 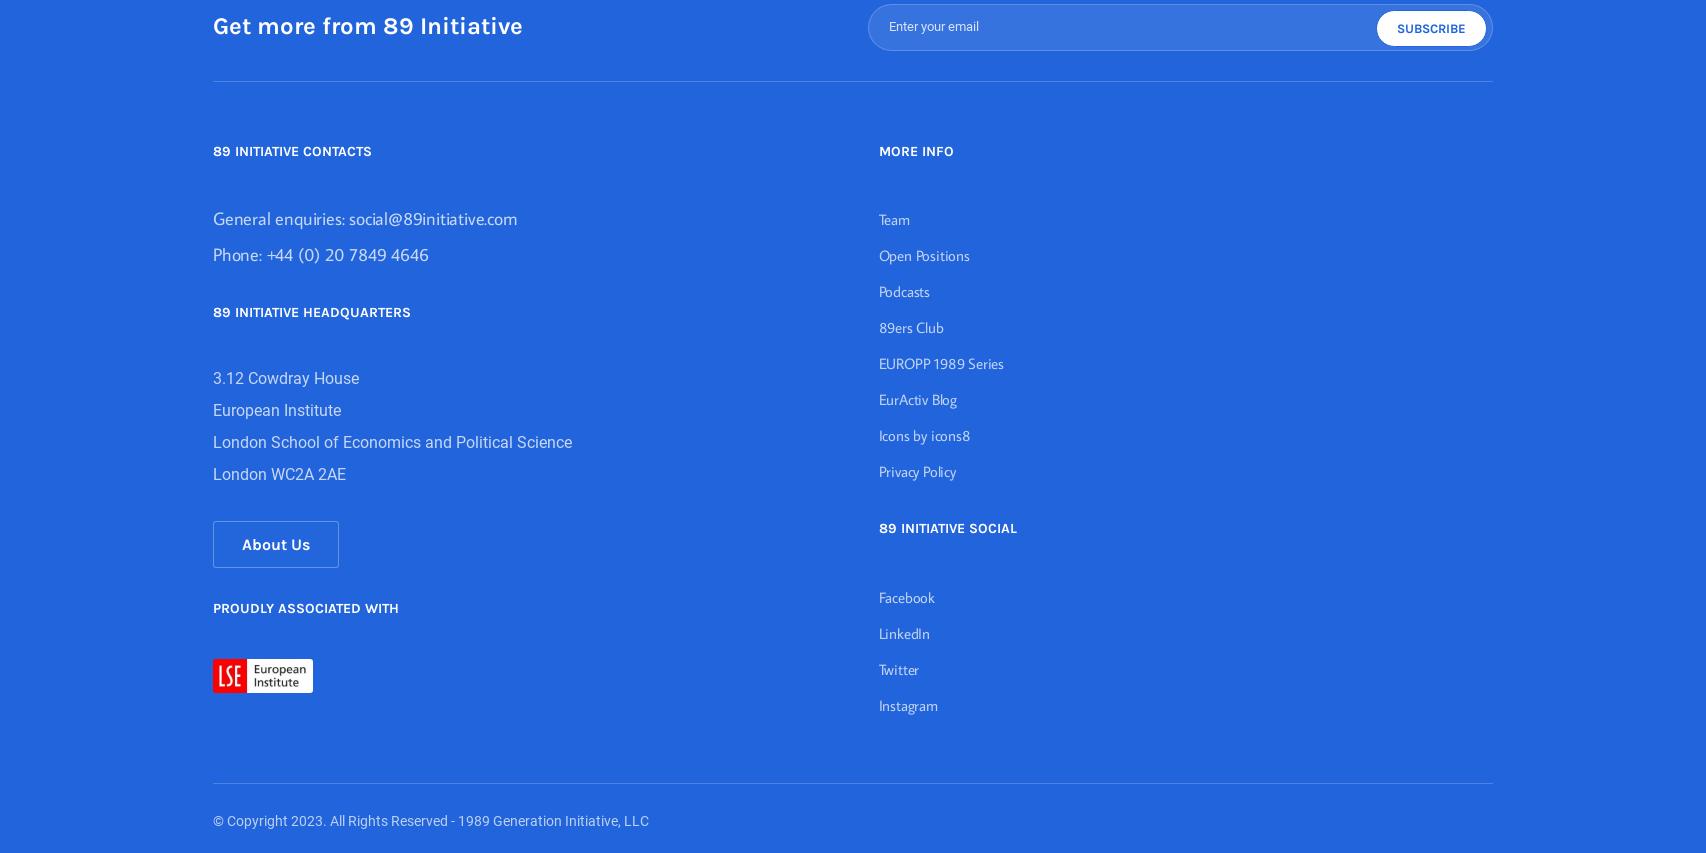 What do you see at coordinates (1430, 26) in the screenshot?
I see `'SUBSCRIBE'` at bounding box center [1430, 26].